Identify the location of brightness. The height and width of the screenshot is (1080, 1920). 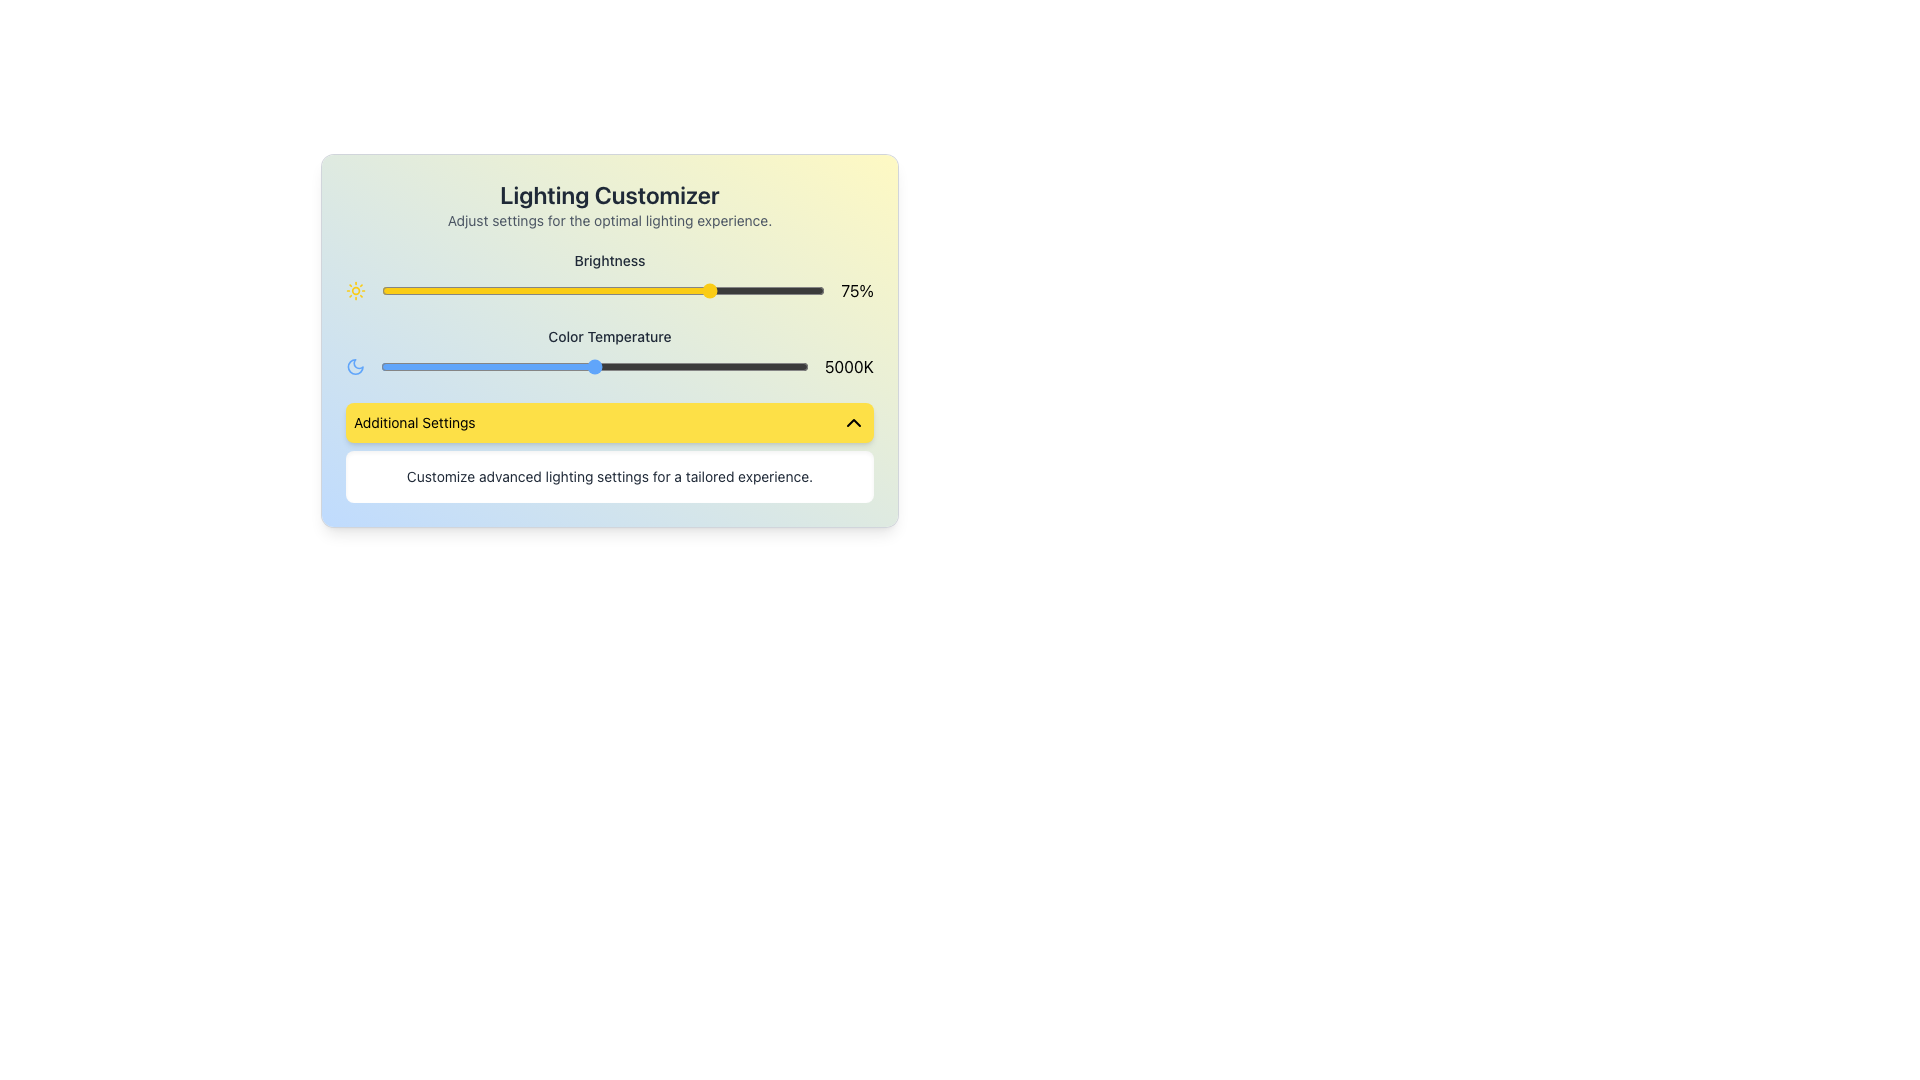
(620, 290).